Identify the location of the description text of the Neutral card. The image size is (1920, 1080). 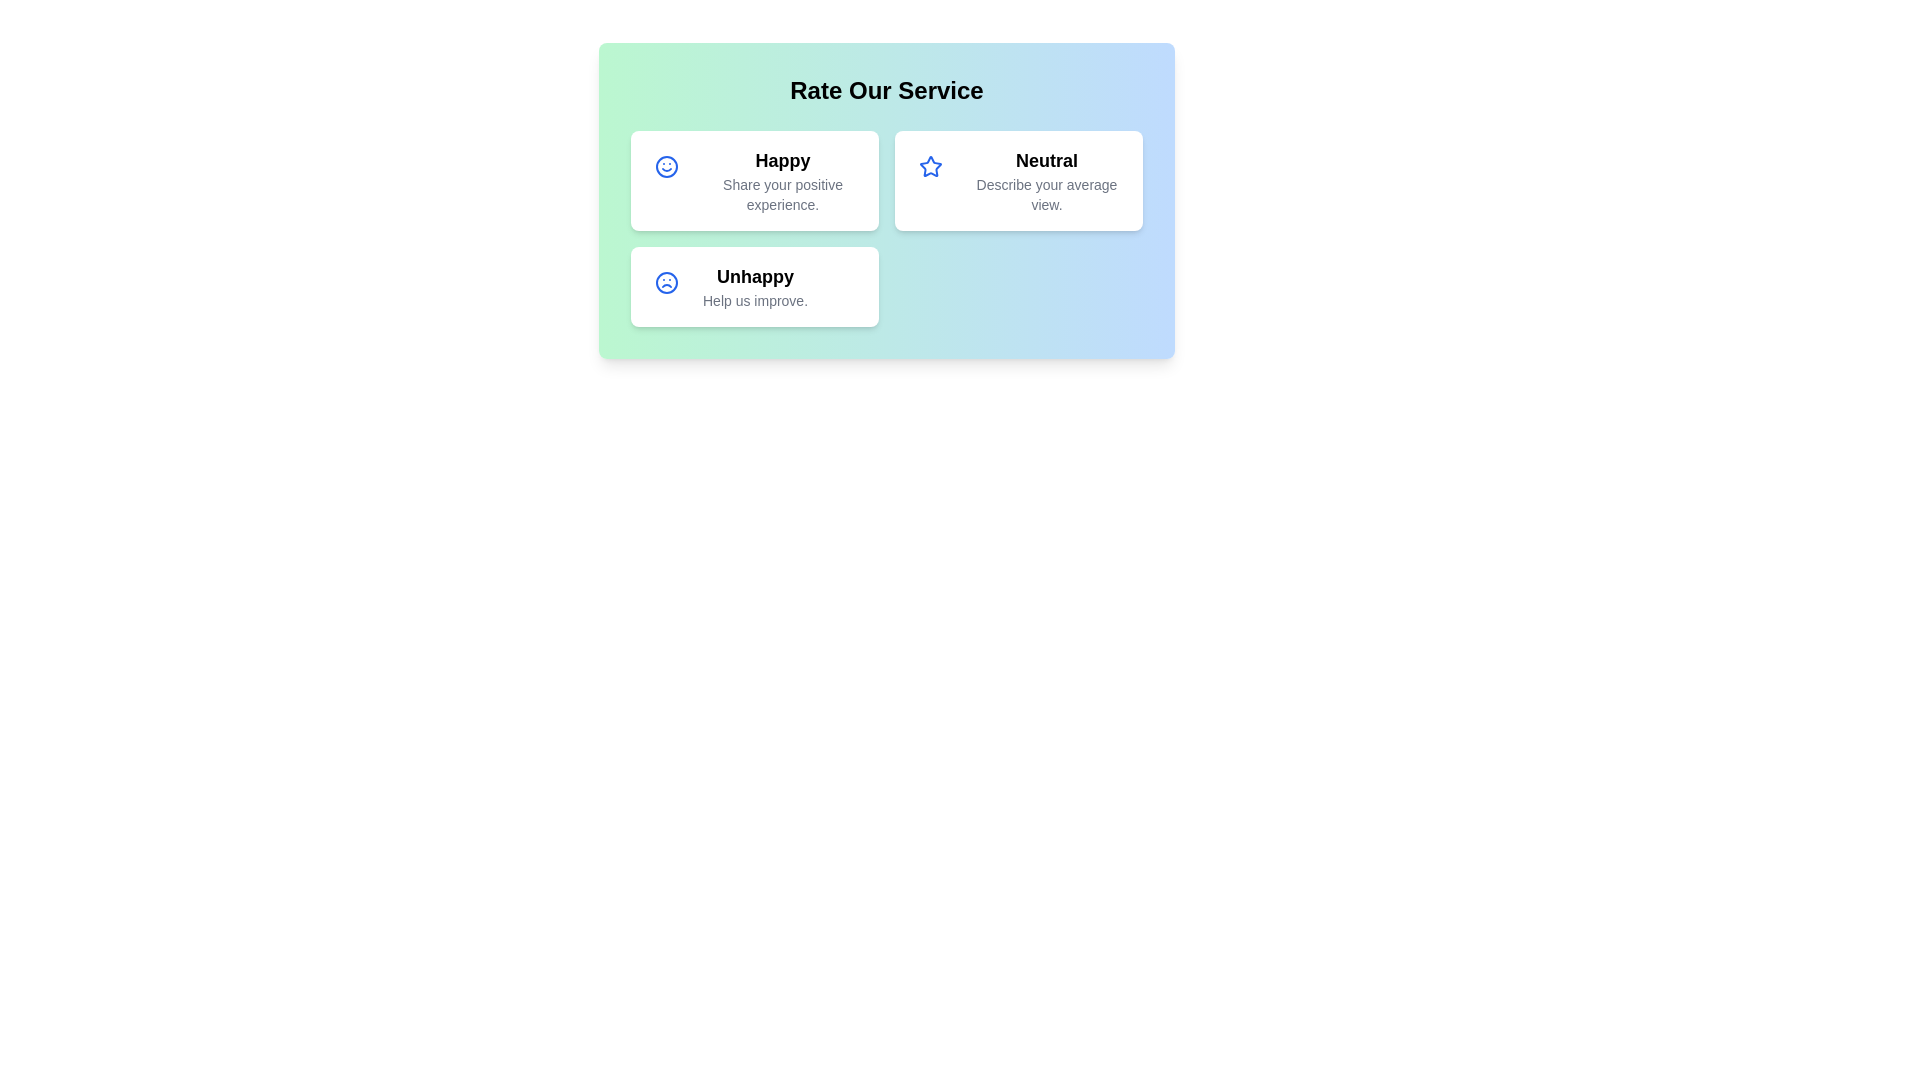
(1045, 195).